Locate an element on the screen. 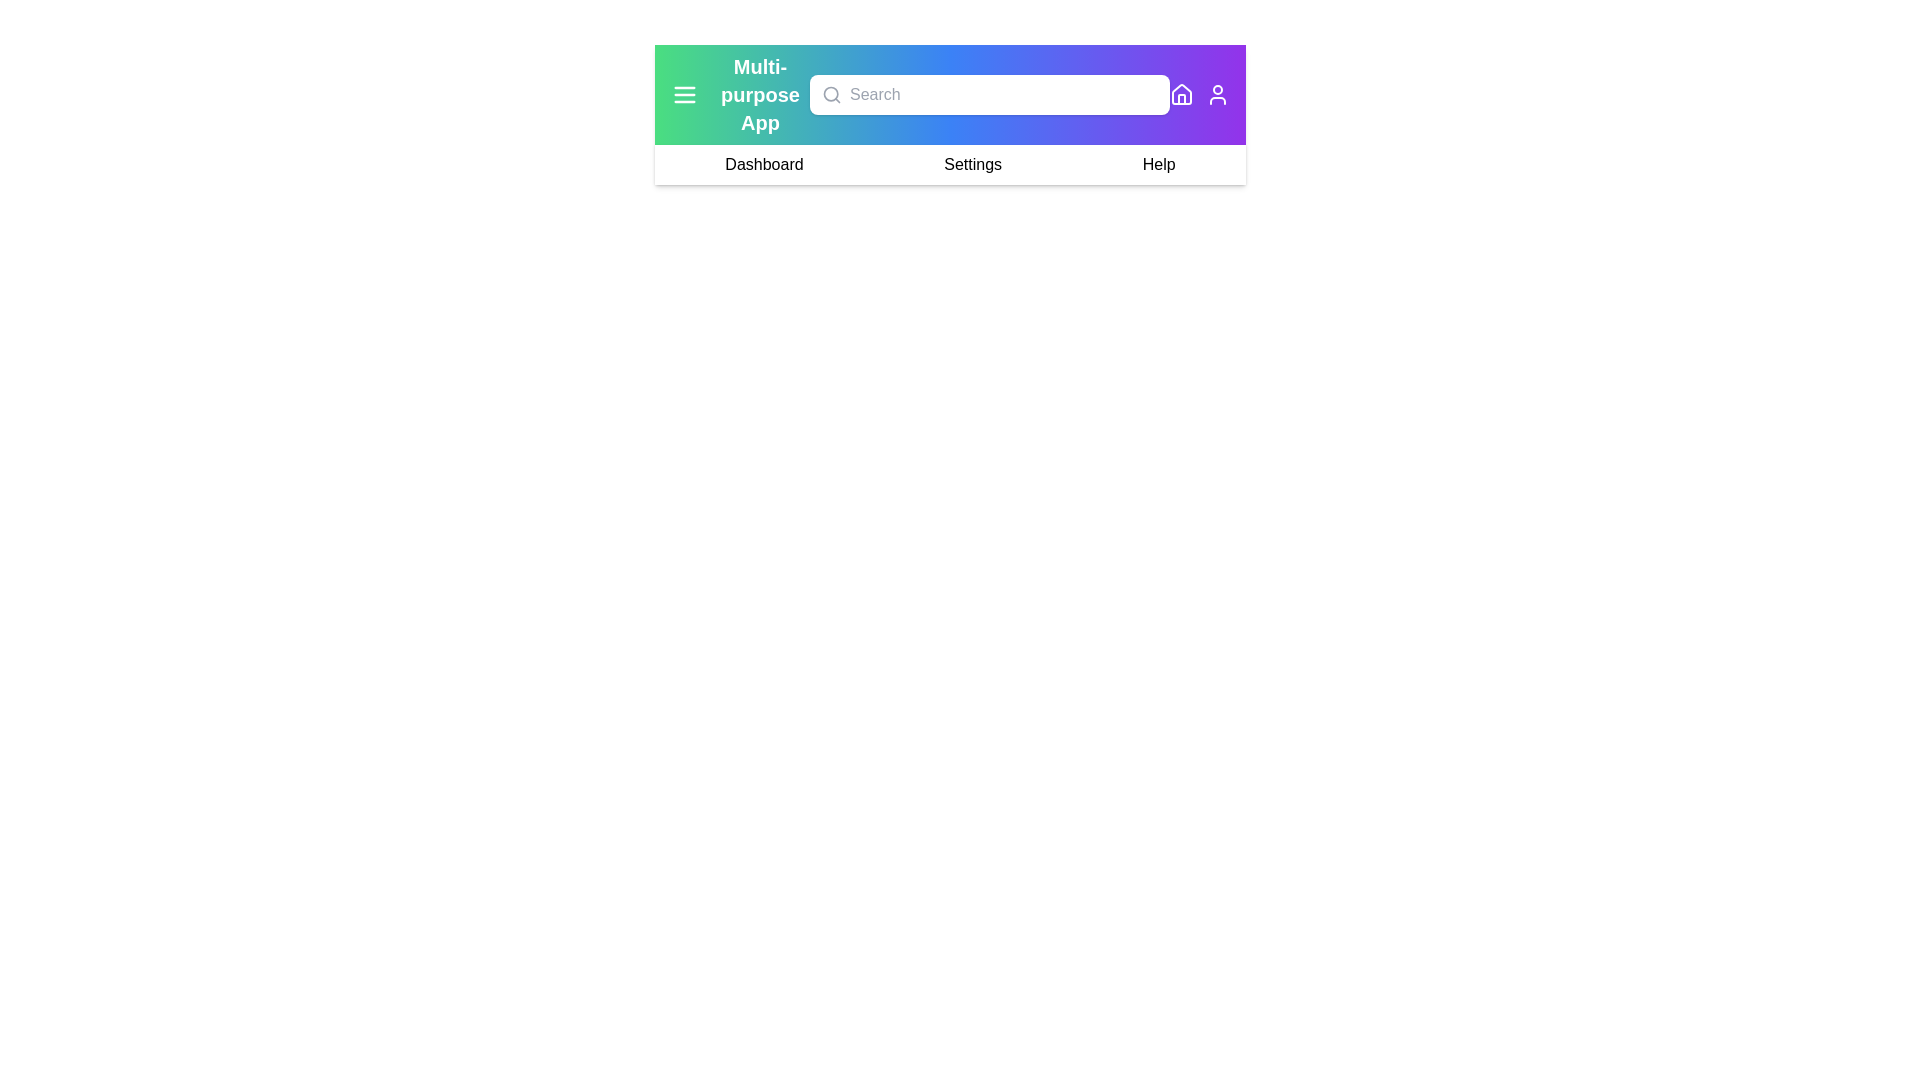 The image size is (1920, 1080). the user icon button to navigate to the user profile is located at coordinates (1217, 95).